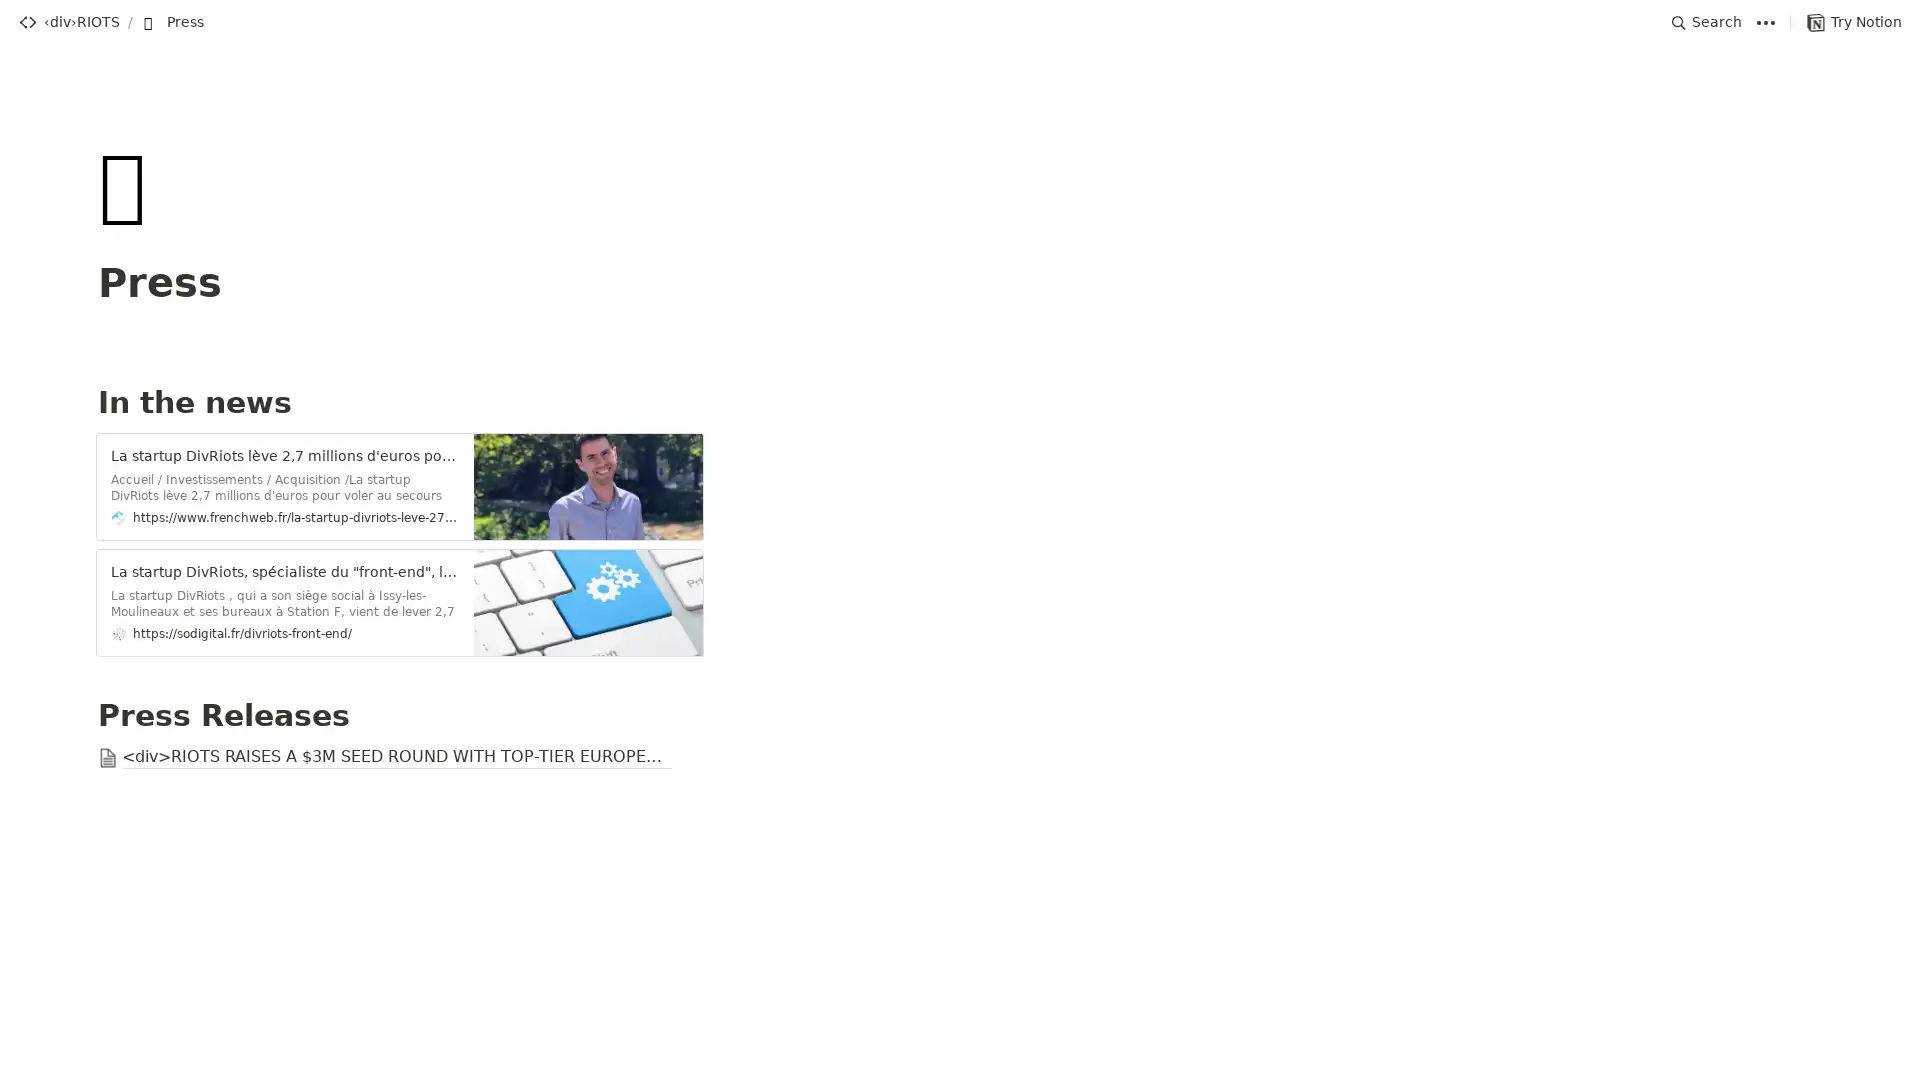 This screenshot has height=1080, width=1920. What do you see at coordinates (1706, 22) in the screenshot?
I see `Search` at bounding box center [1706, 22].